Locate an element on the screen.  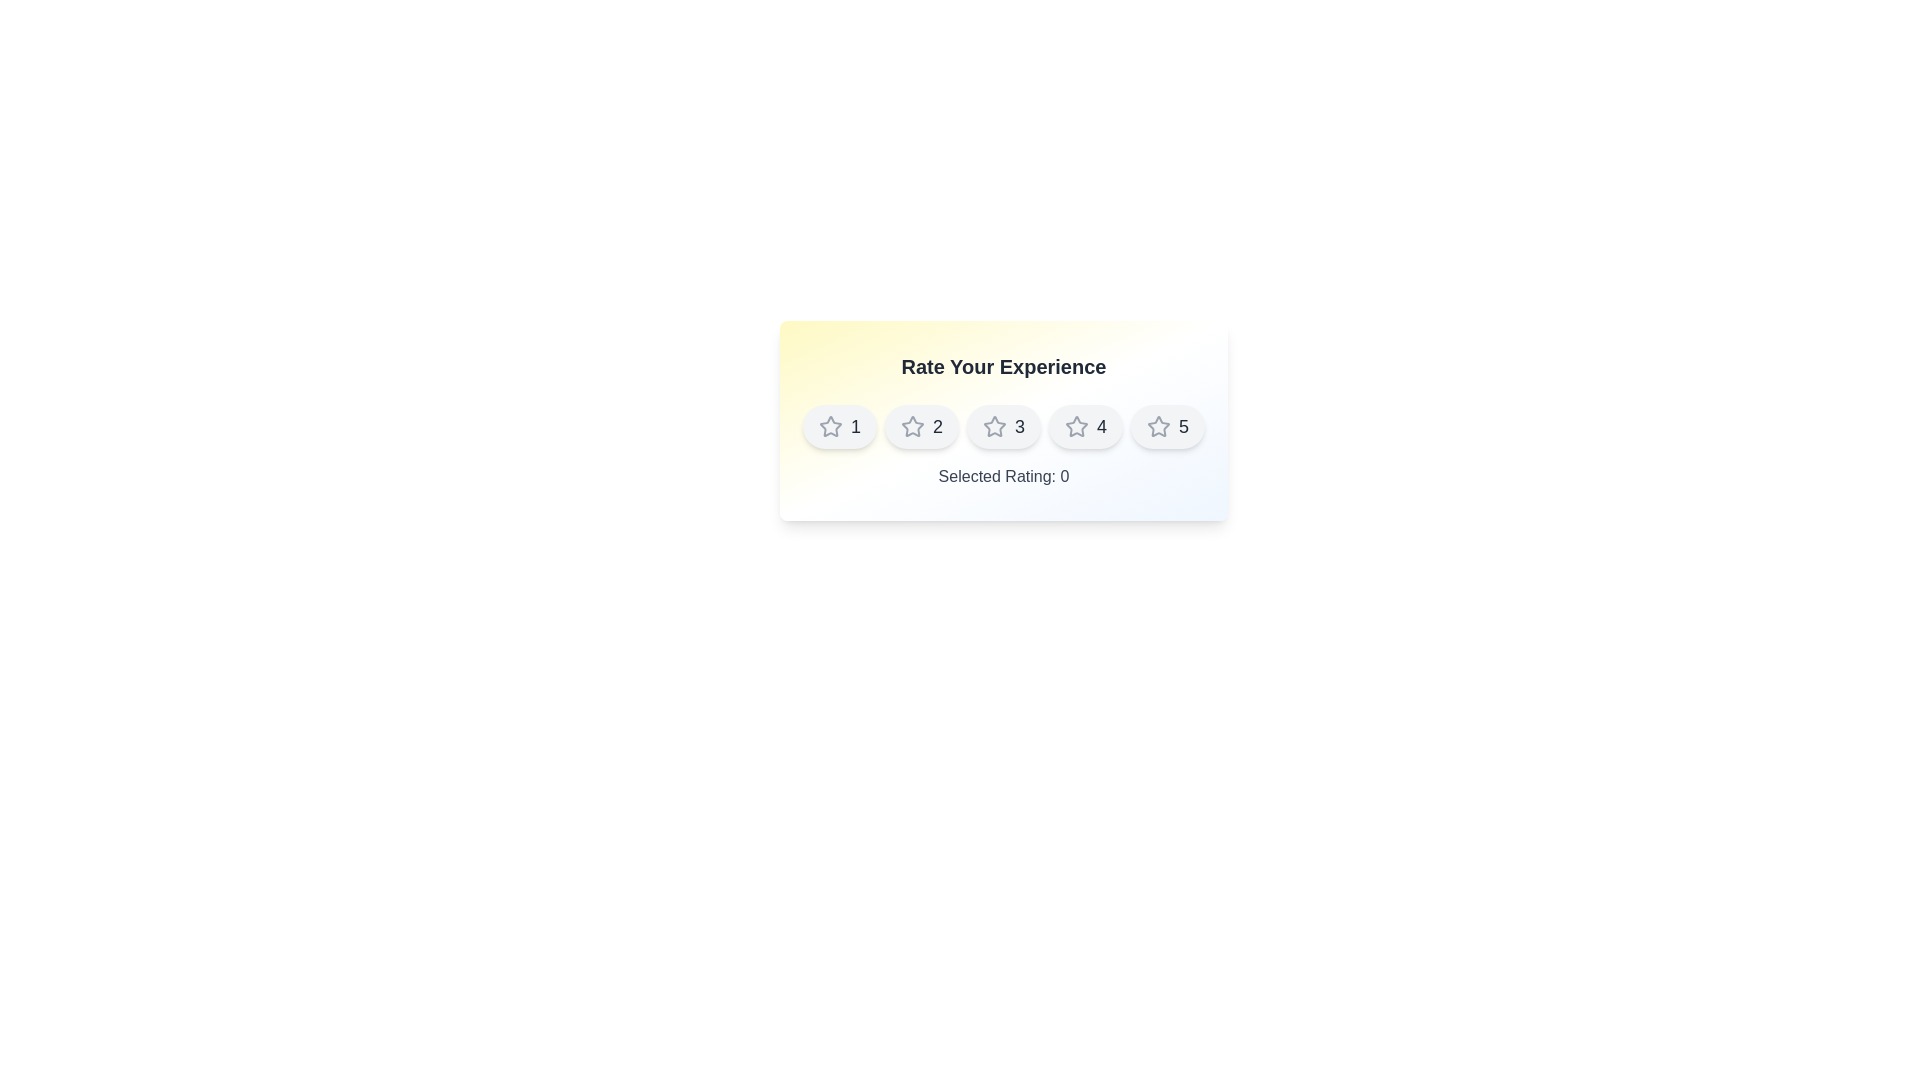
the star corresponding to 3 is located at coordinates (1003, 426).